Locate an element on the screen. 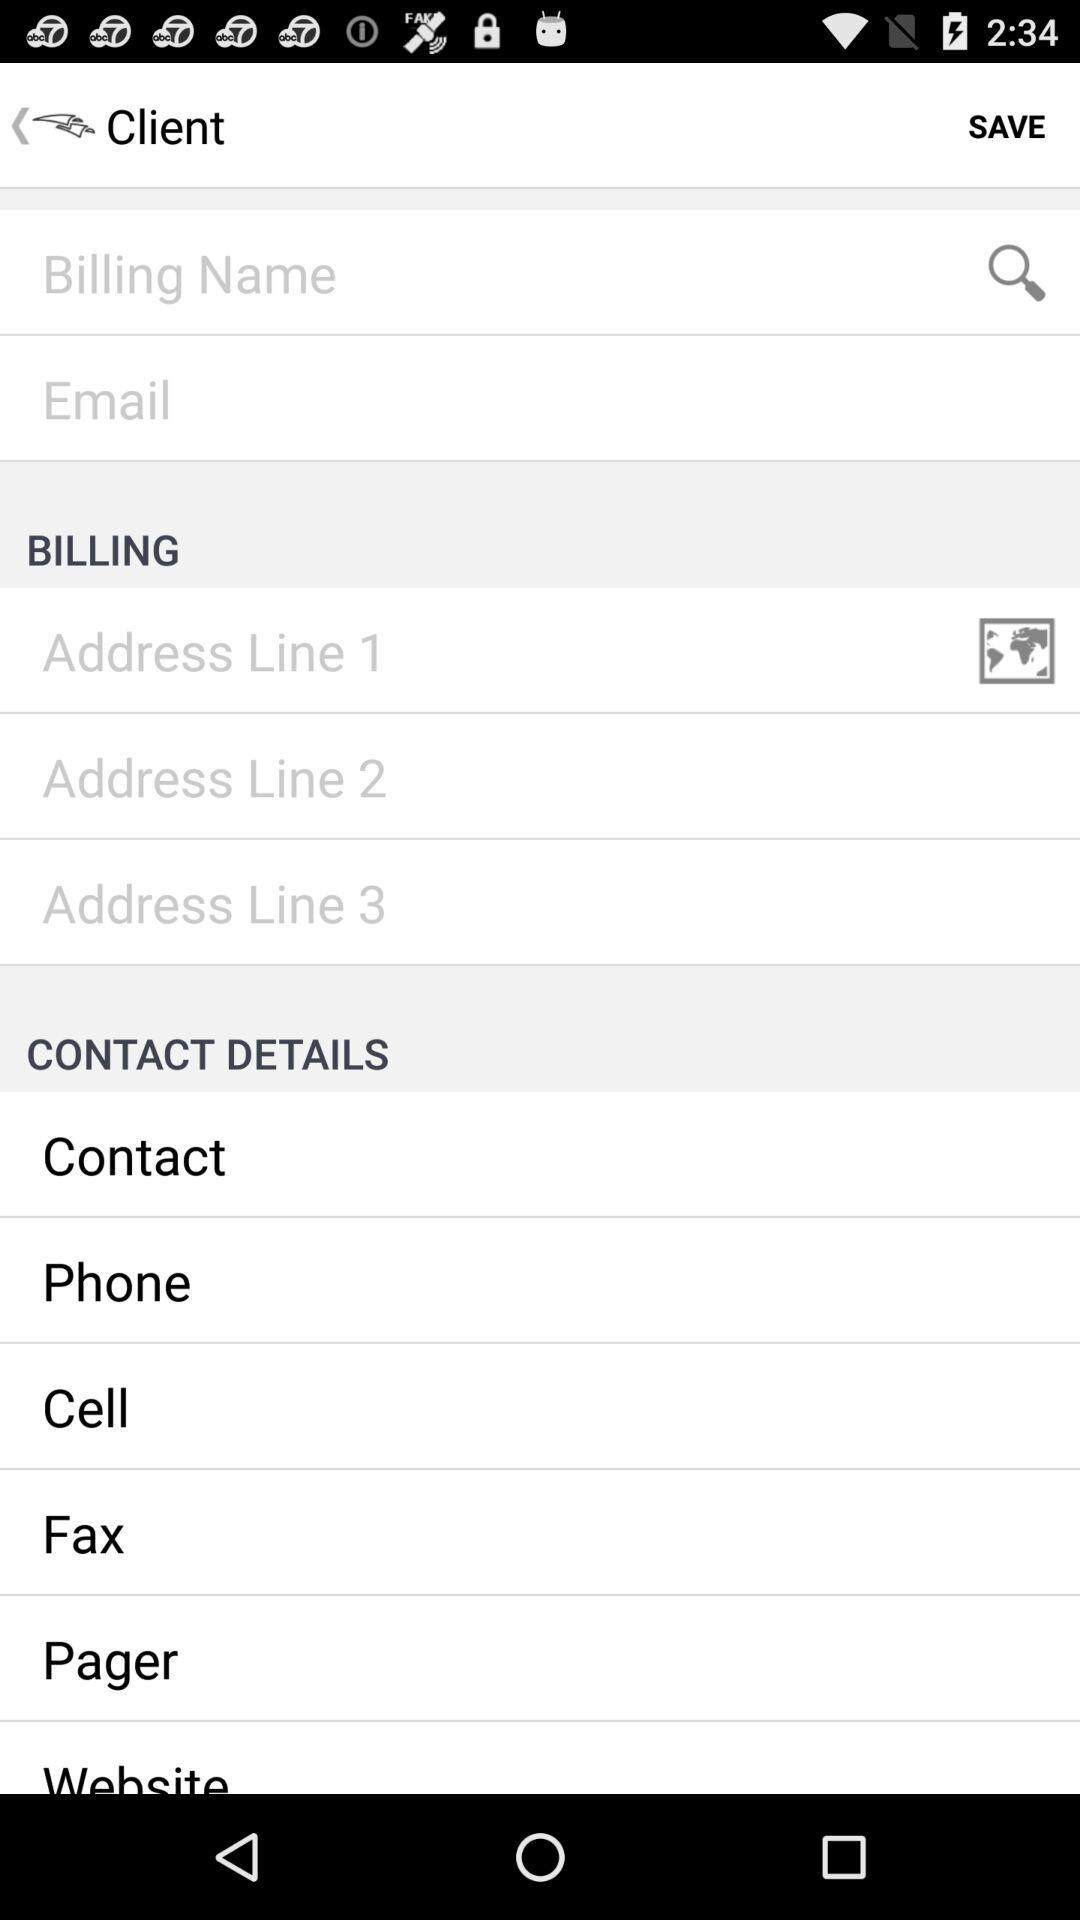 This screenshot has width=1080, height=1920. email is located at coordinates (540, 398).